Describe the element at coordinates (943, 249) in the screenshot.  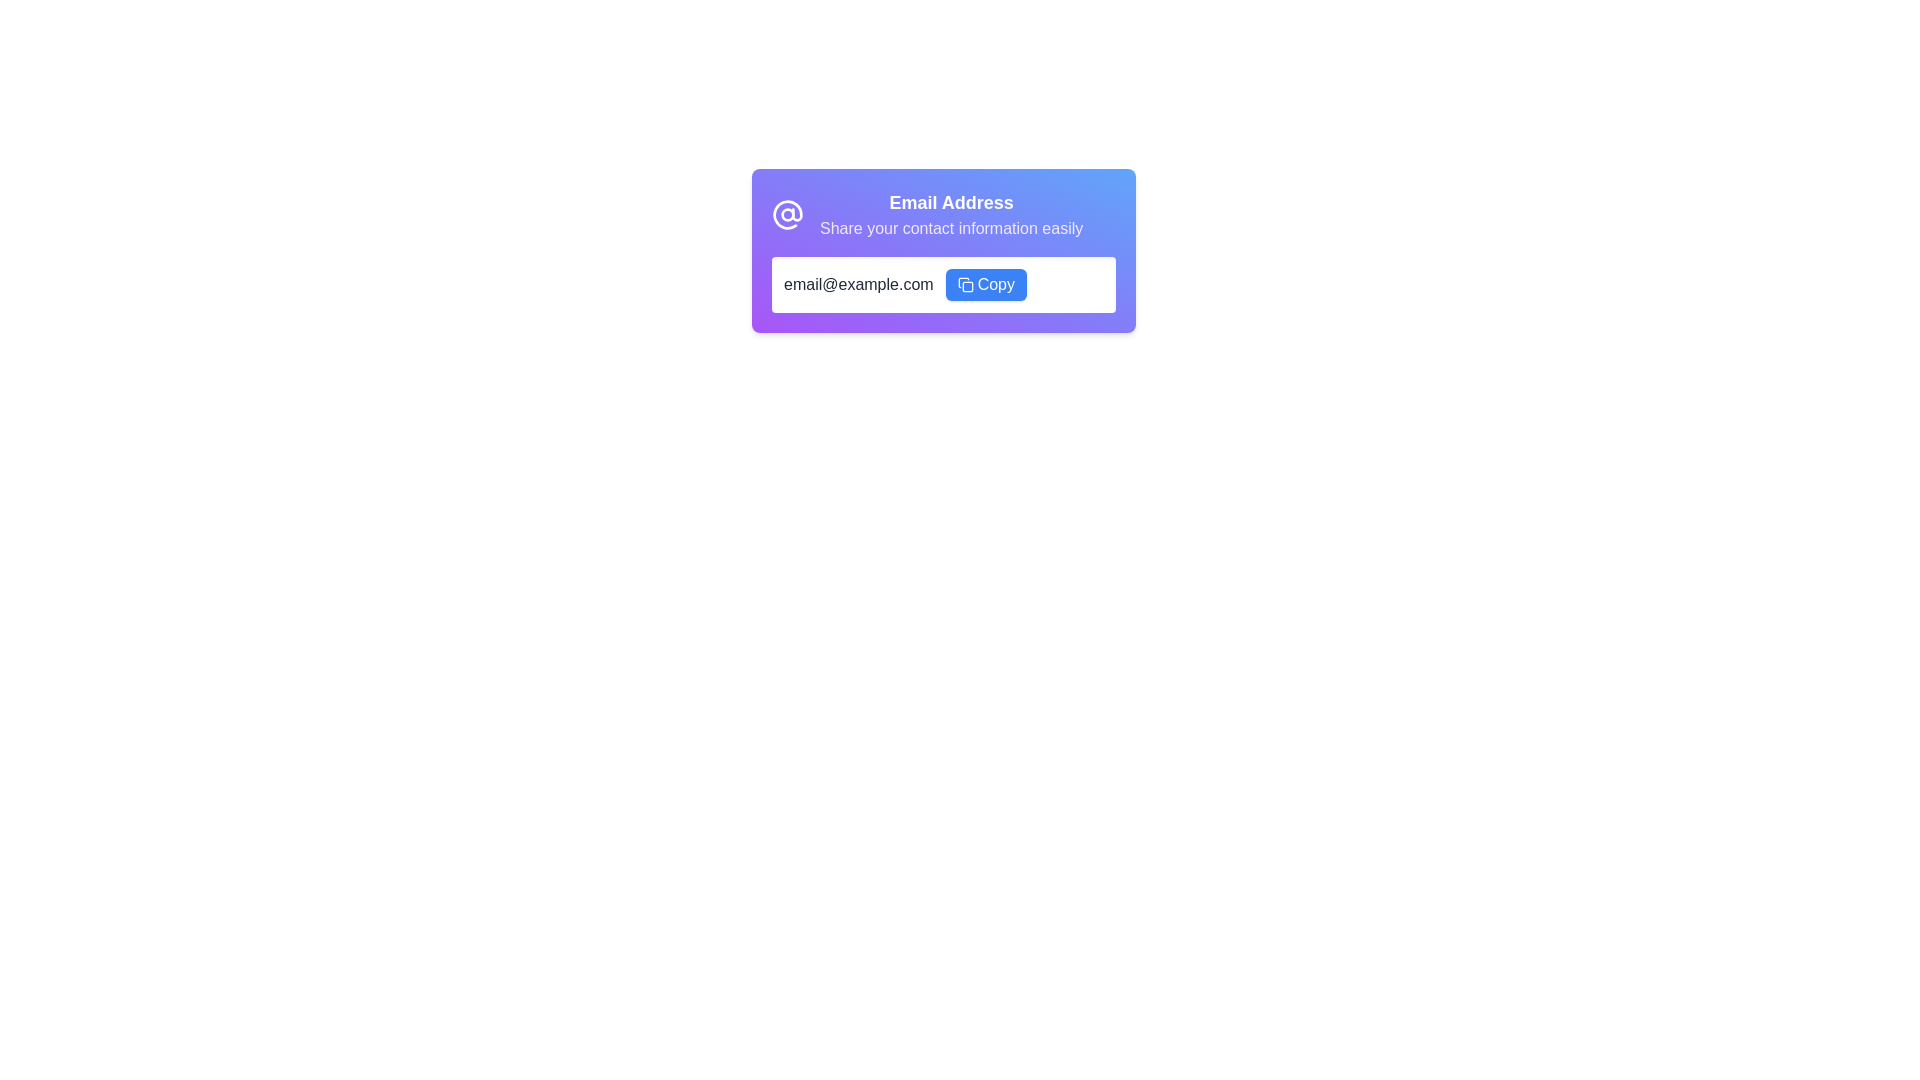
I see `the email text 'email@example.com' located in the Interactive Card with Copy Button, which features a gradient background and a 'Copy' button` at that location.